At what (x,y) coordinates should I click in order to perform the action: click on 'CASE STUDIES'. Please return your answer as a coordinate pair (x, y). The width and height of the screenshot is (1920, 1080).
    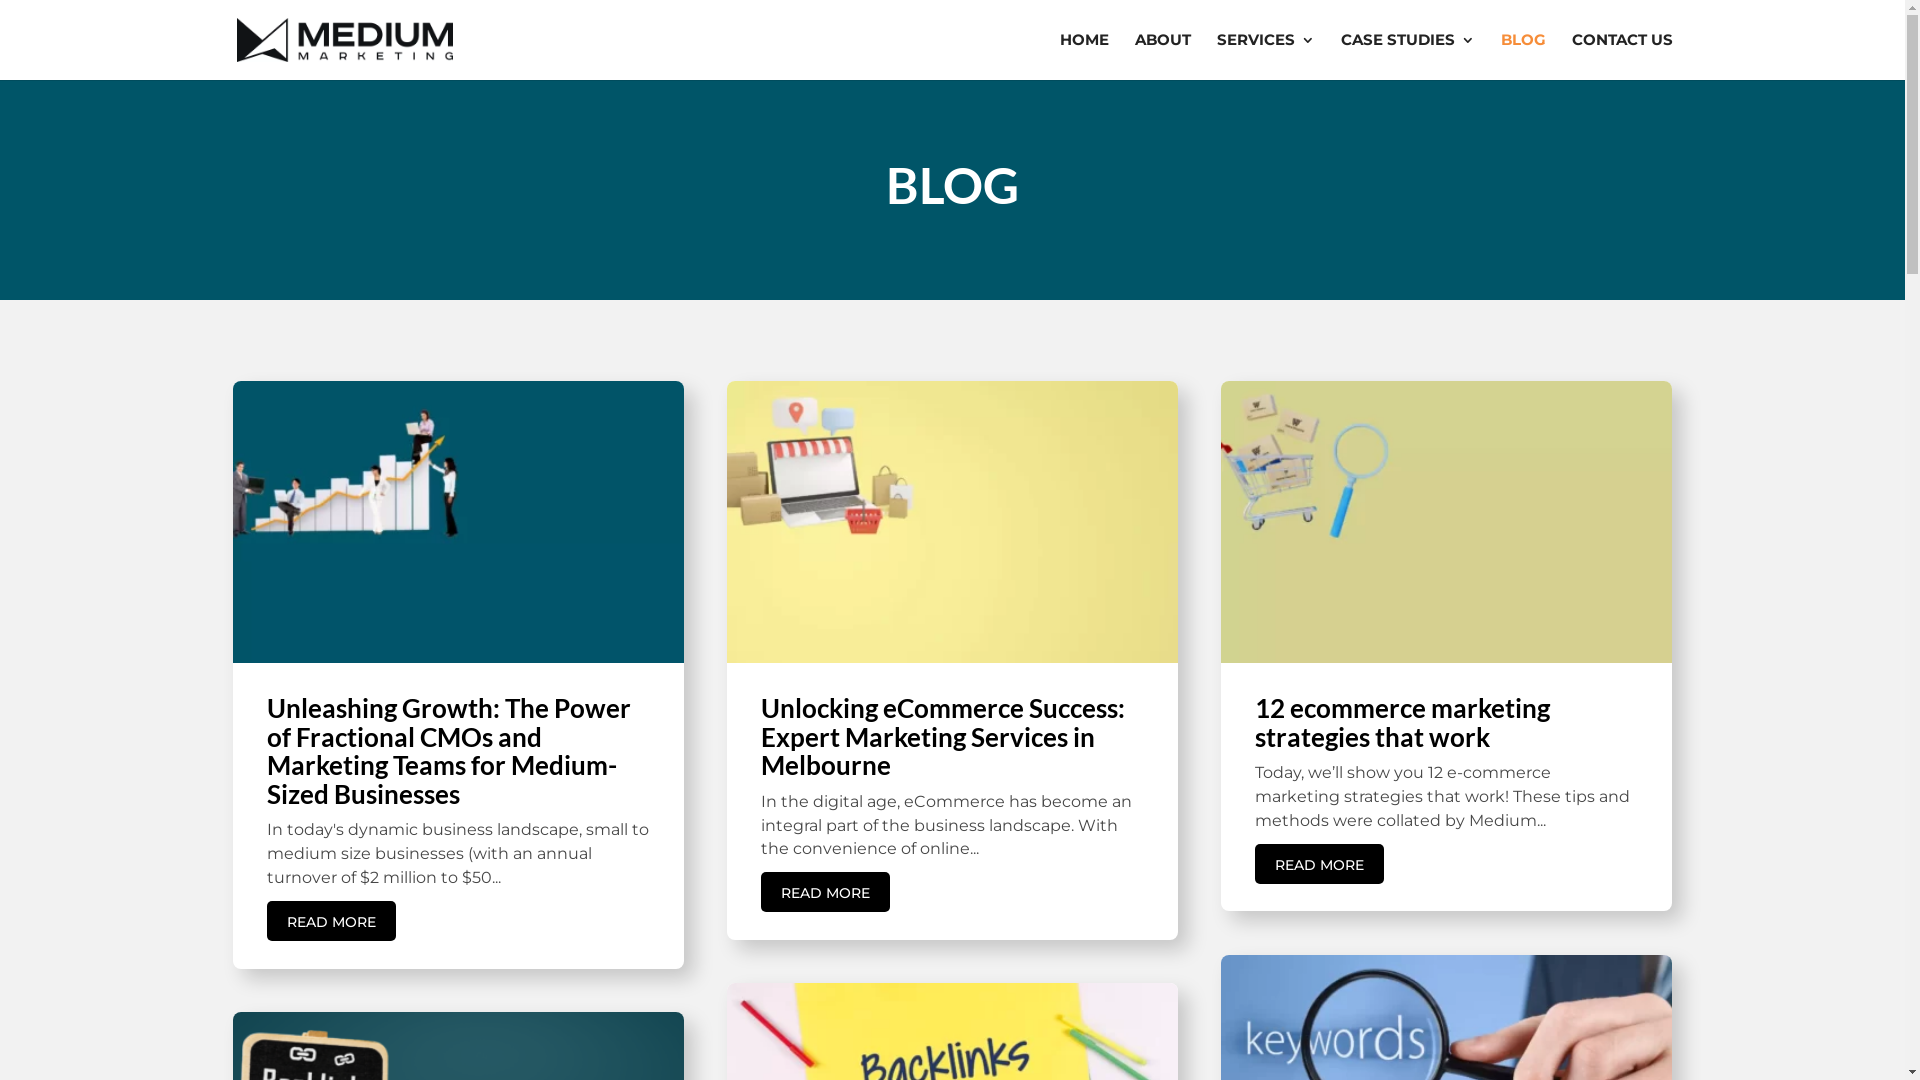
    Looking at the image, I should click on (1405, 55).